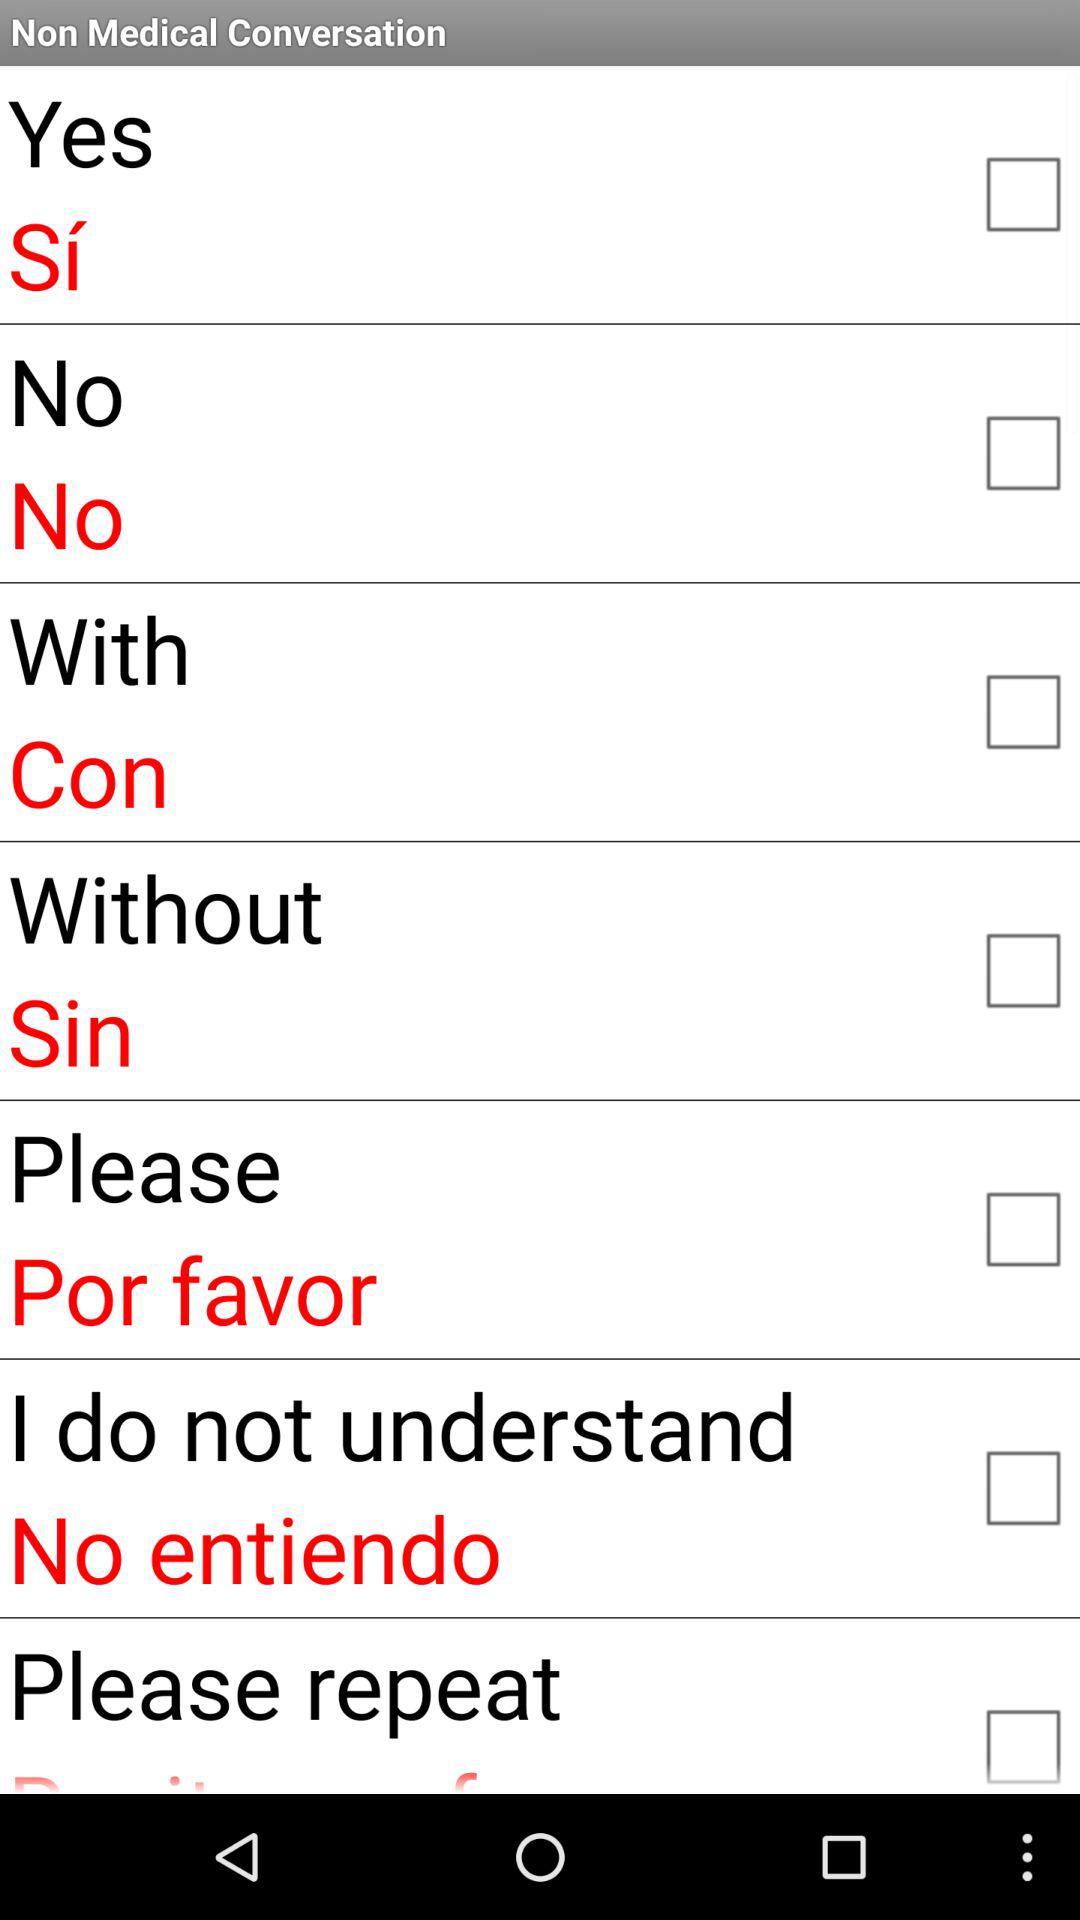 This screenshot has width=1080, height=1920. I want to click on mark done, so click(1022, 1226).